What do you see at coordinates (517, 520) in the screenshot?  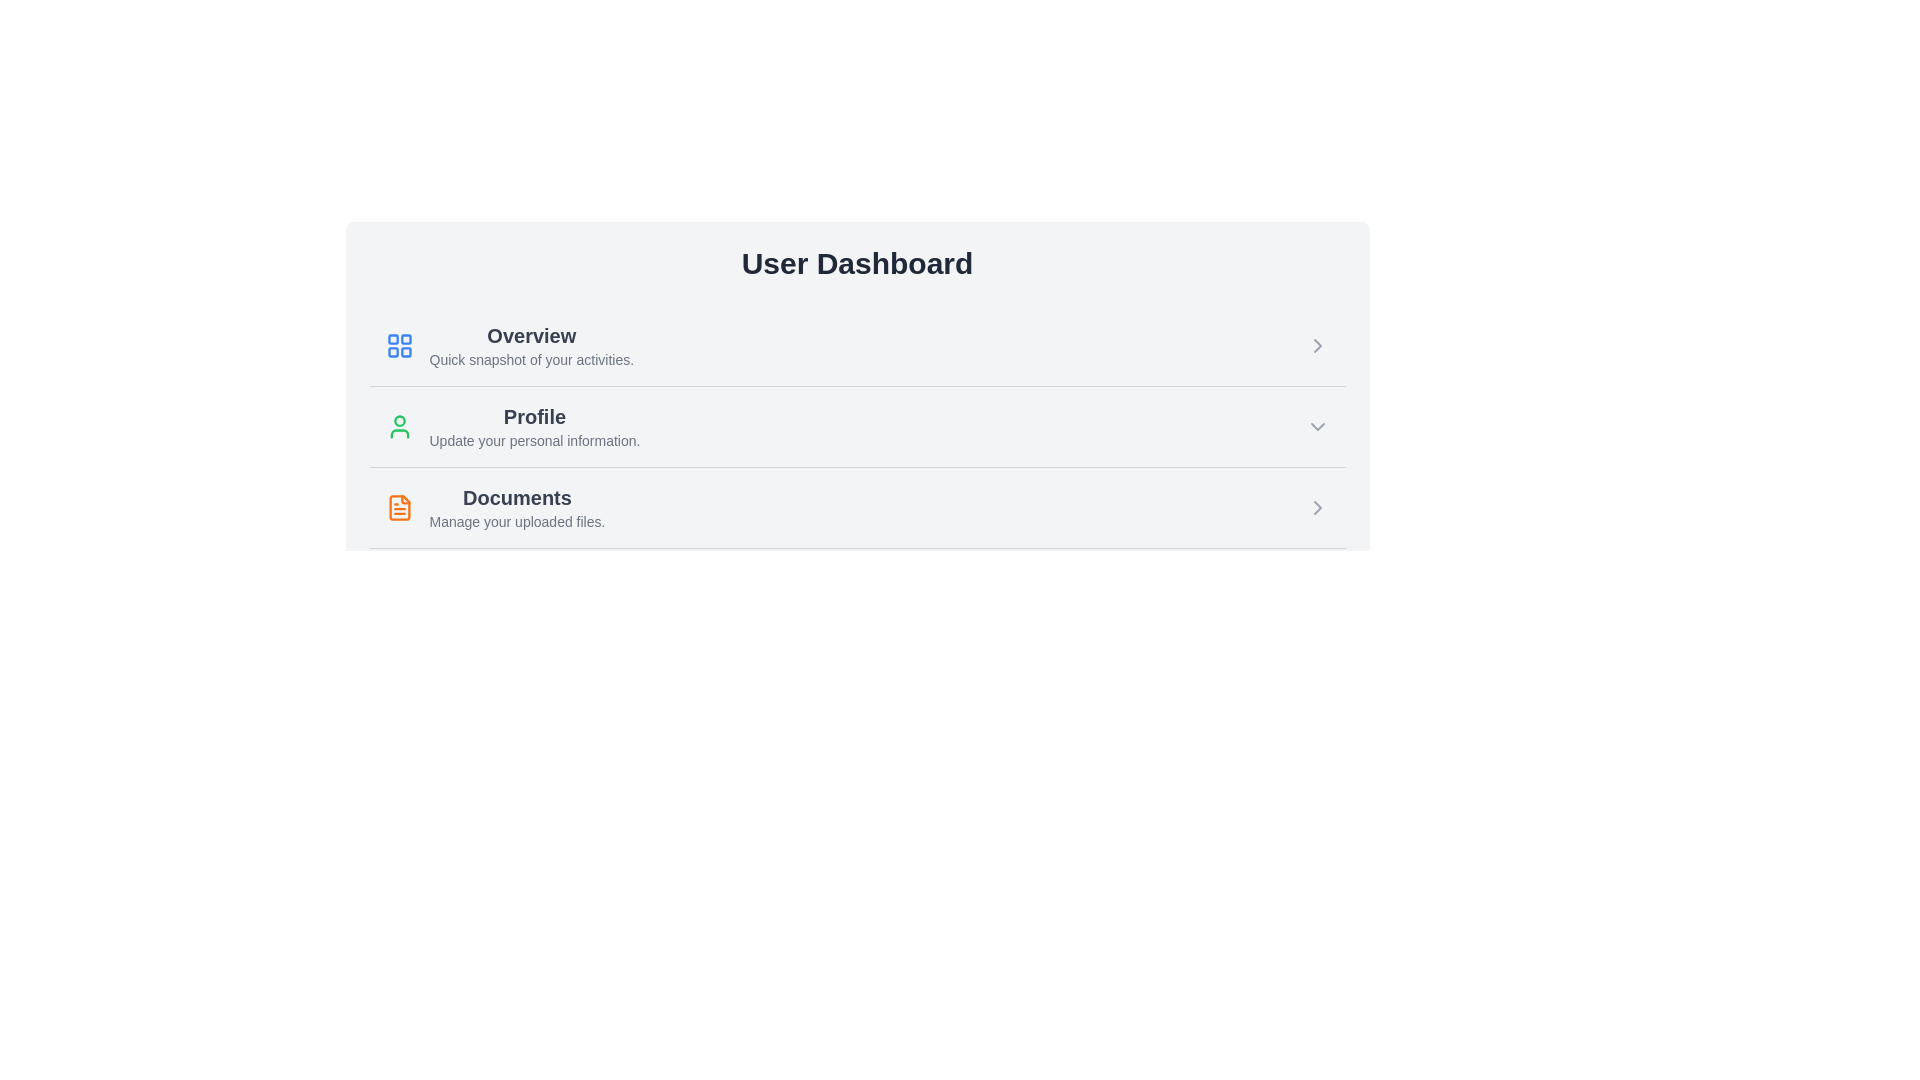 I see `text label that says 'Manage your uploaded files.' positioned under the 'Documents' section title` at bounding box center [517, 520].